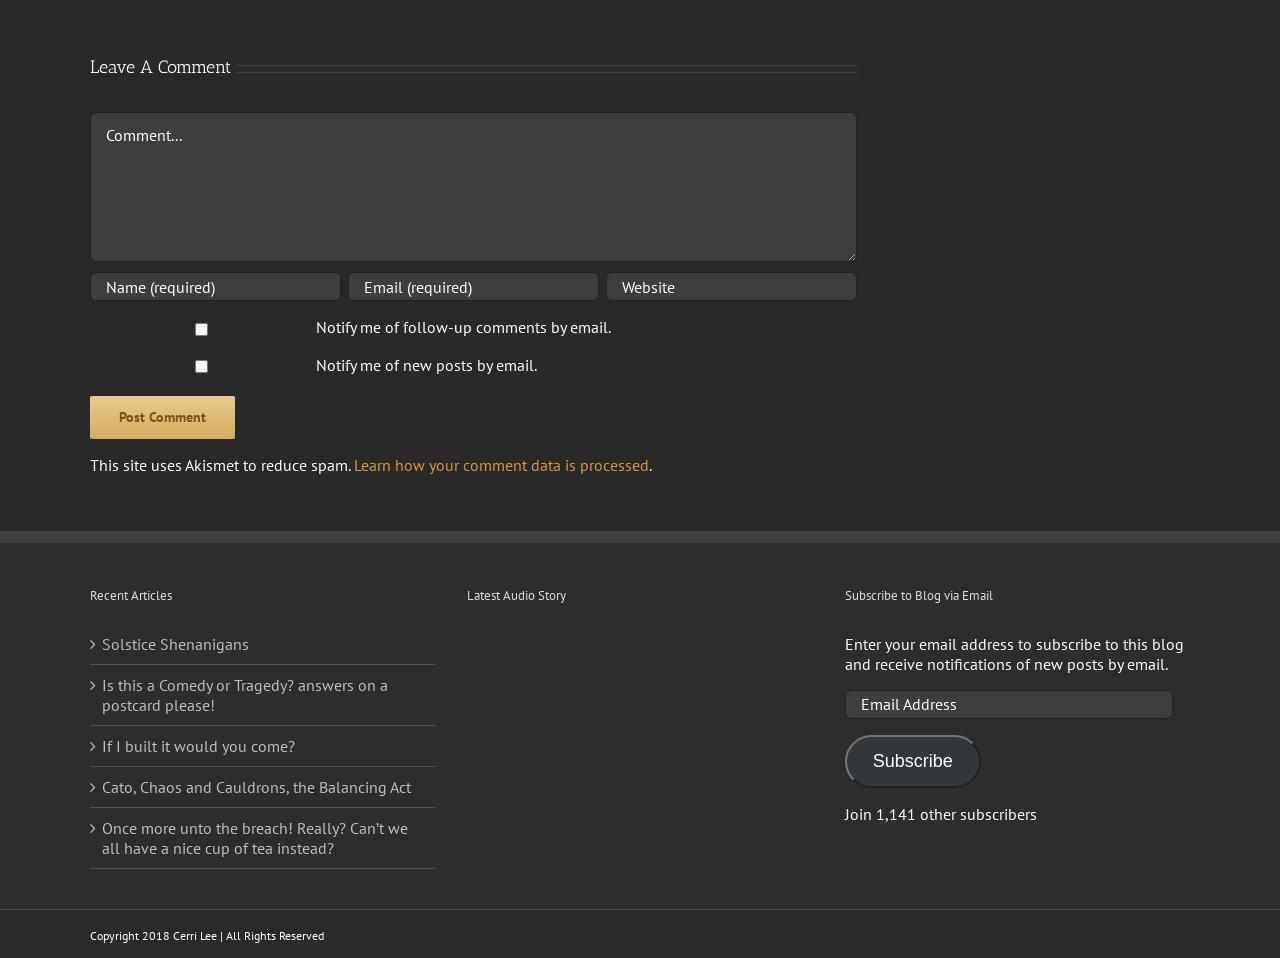  Describe the element at coordinates (198, 745) in the screenshot. I see `'If I built it would you come?'` at that location.